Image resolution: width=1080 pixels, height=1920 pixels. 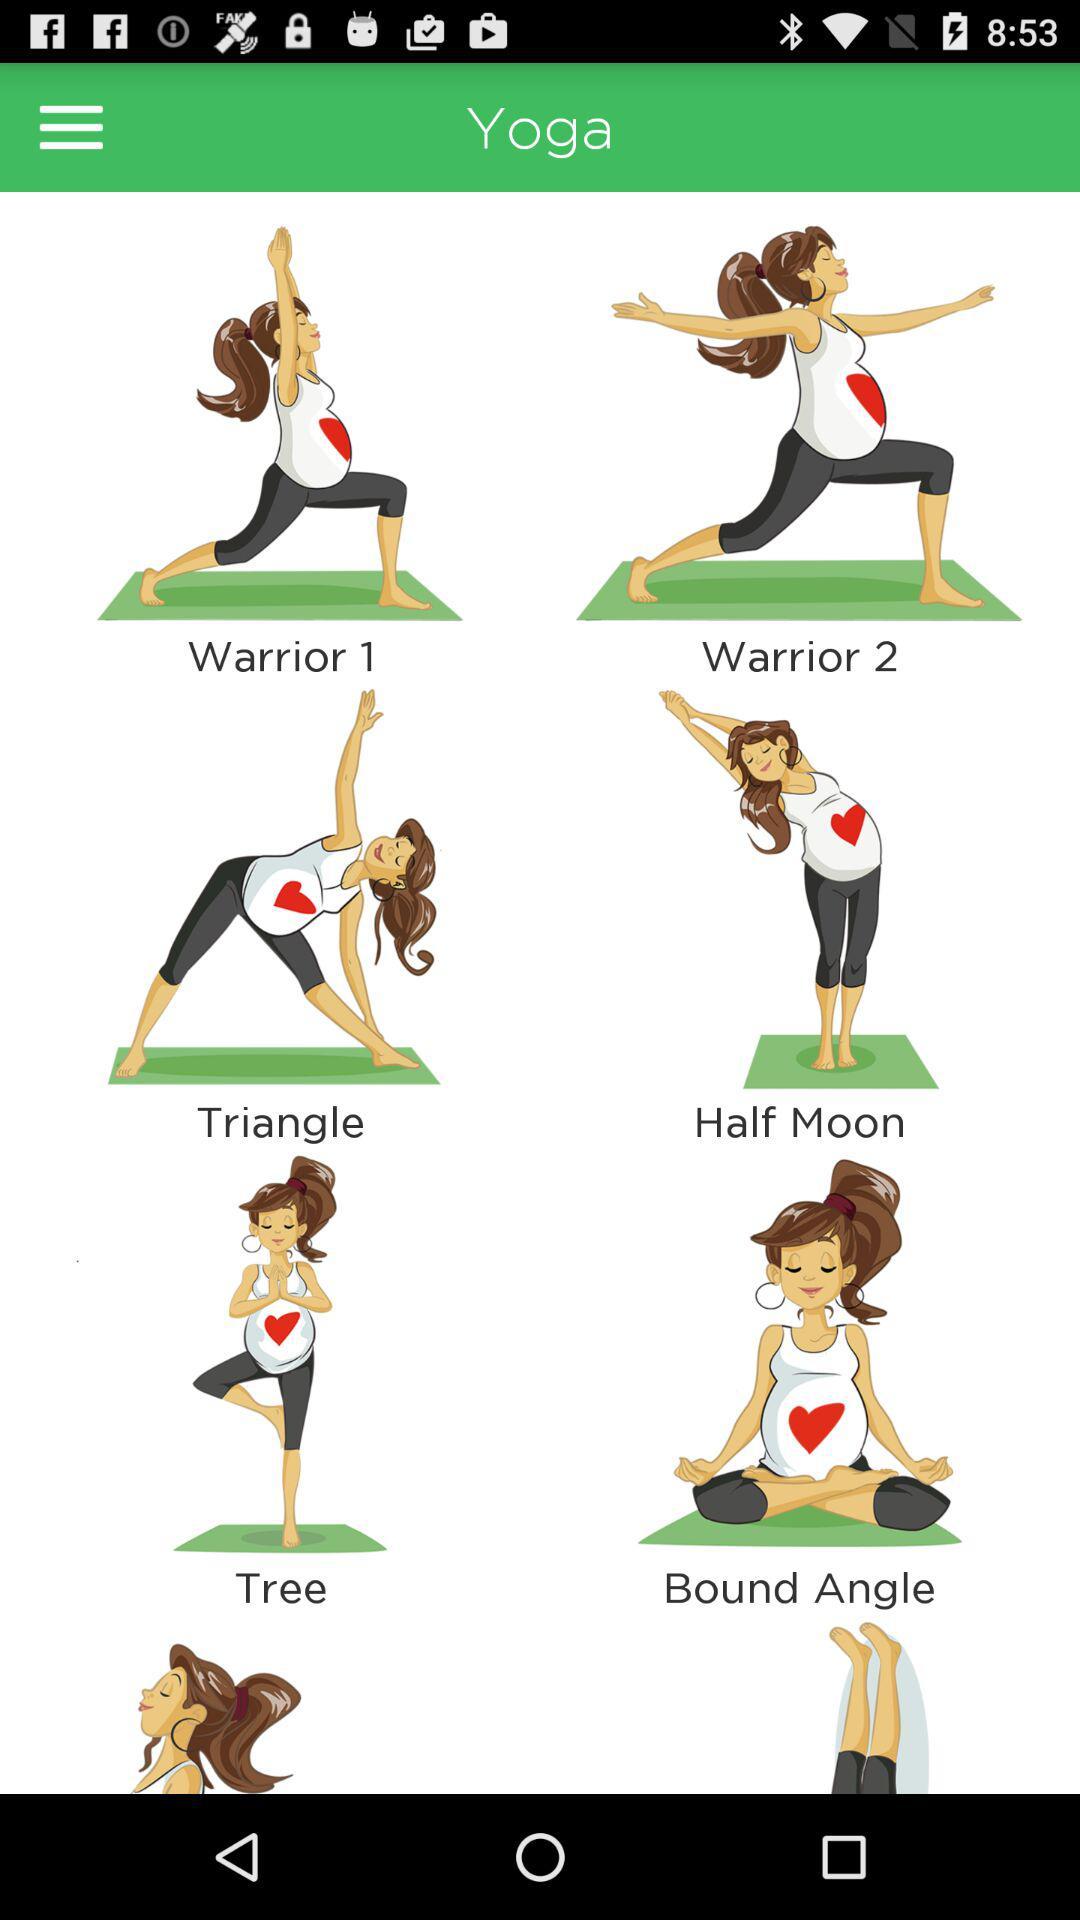 I want to click on show more info about that pose, so click(x=280, y=1354).